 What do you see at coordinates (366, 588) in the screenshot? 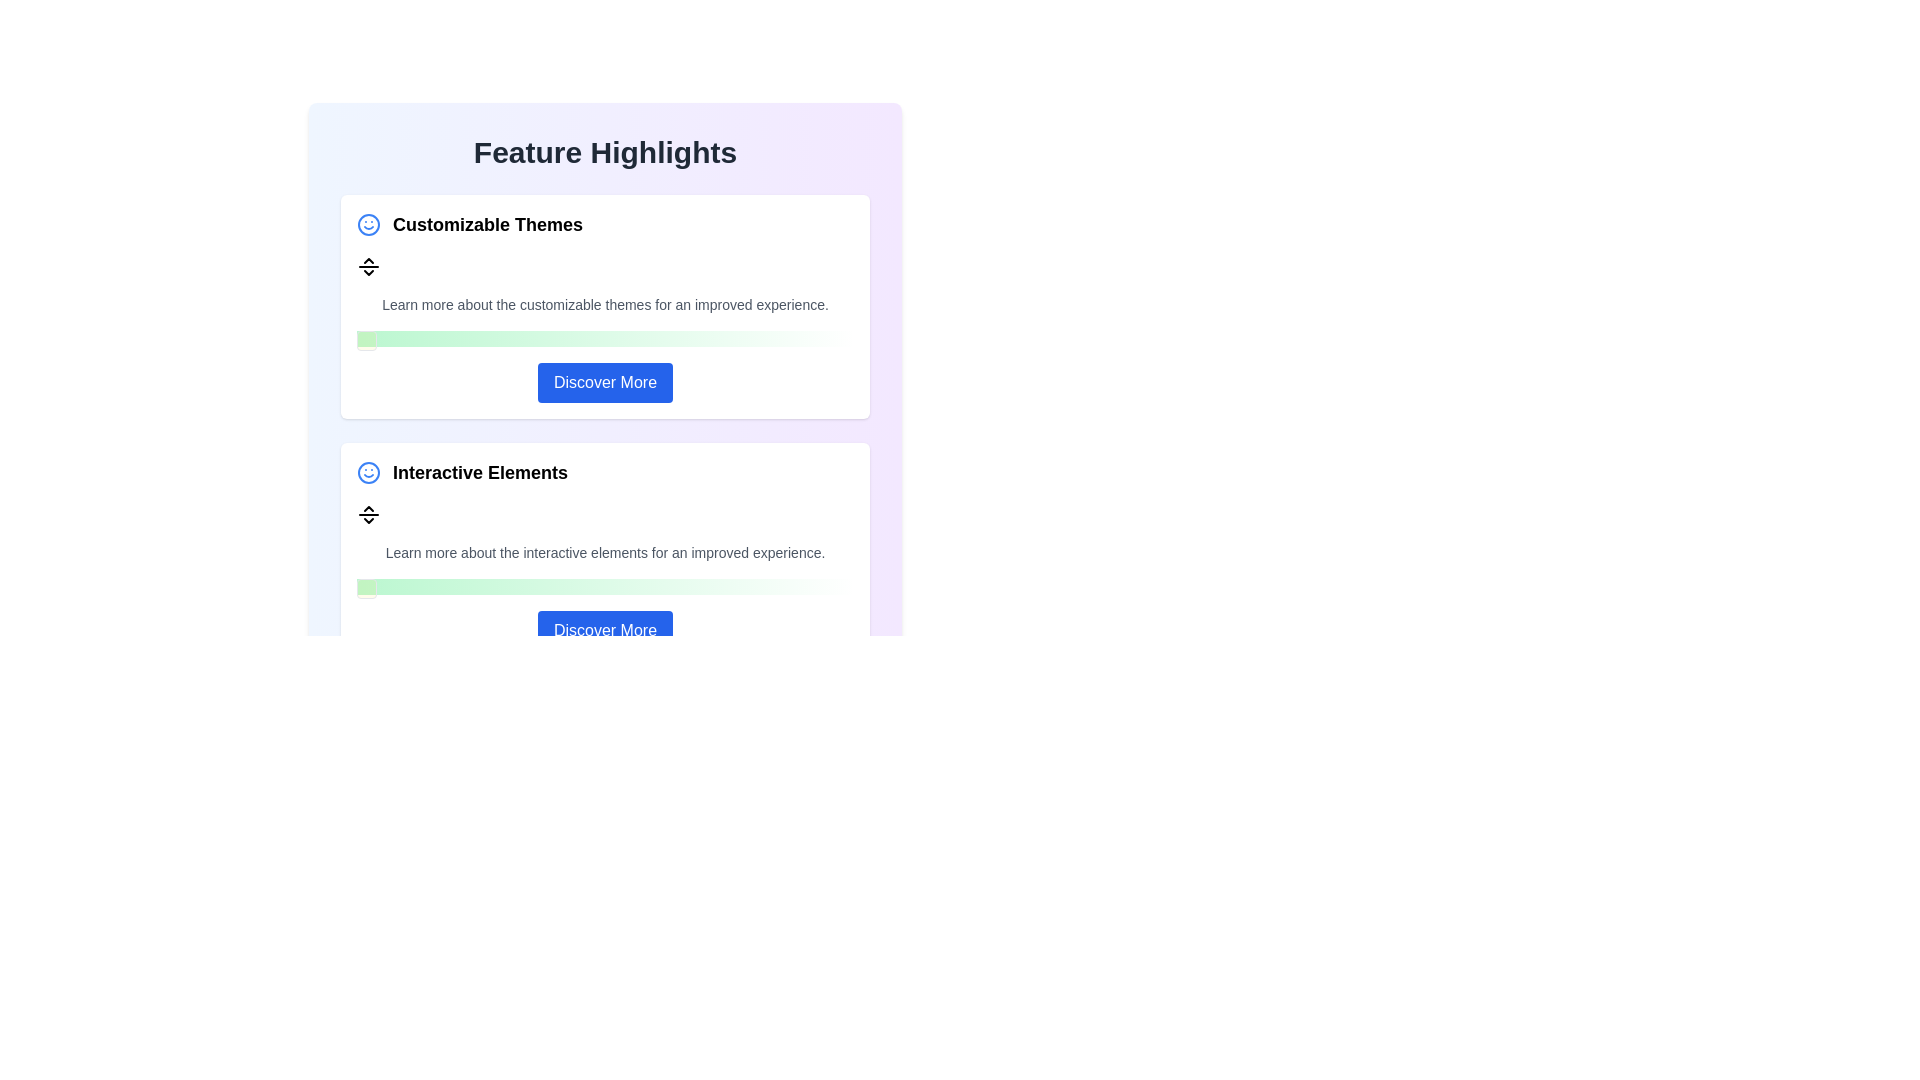
I see `the Progress Bar Marker located at the starting point of the horizontal green progress bar in the 'Interactive Elements' section` at bounding box center [366, 588].